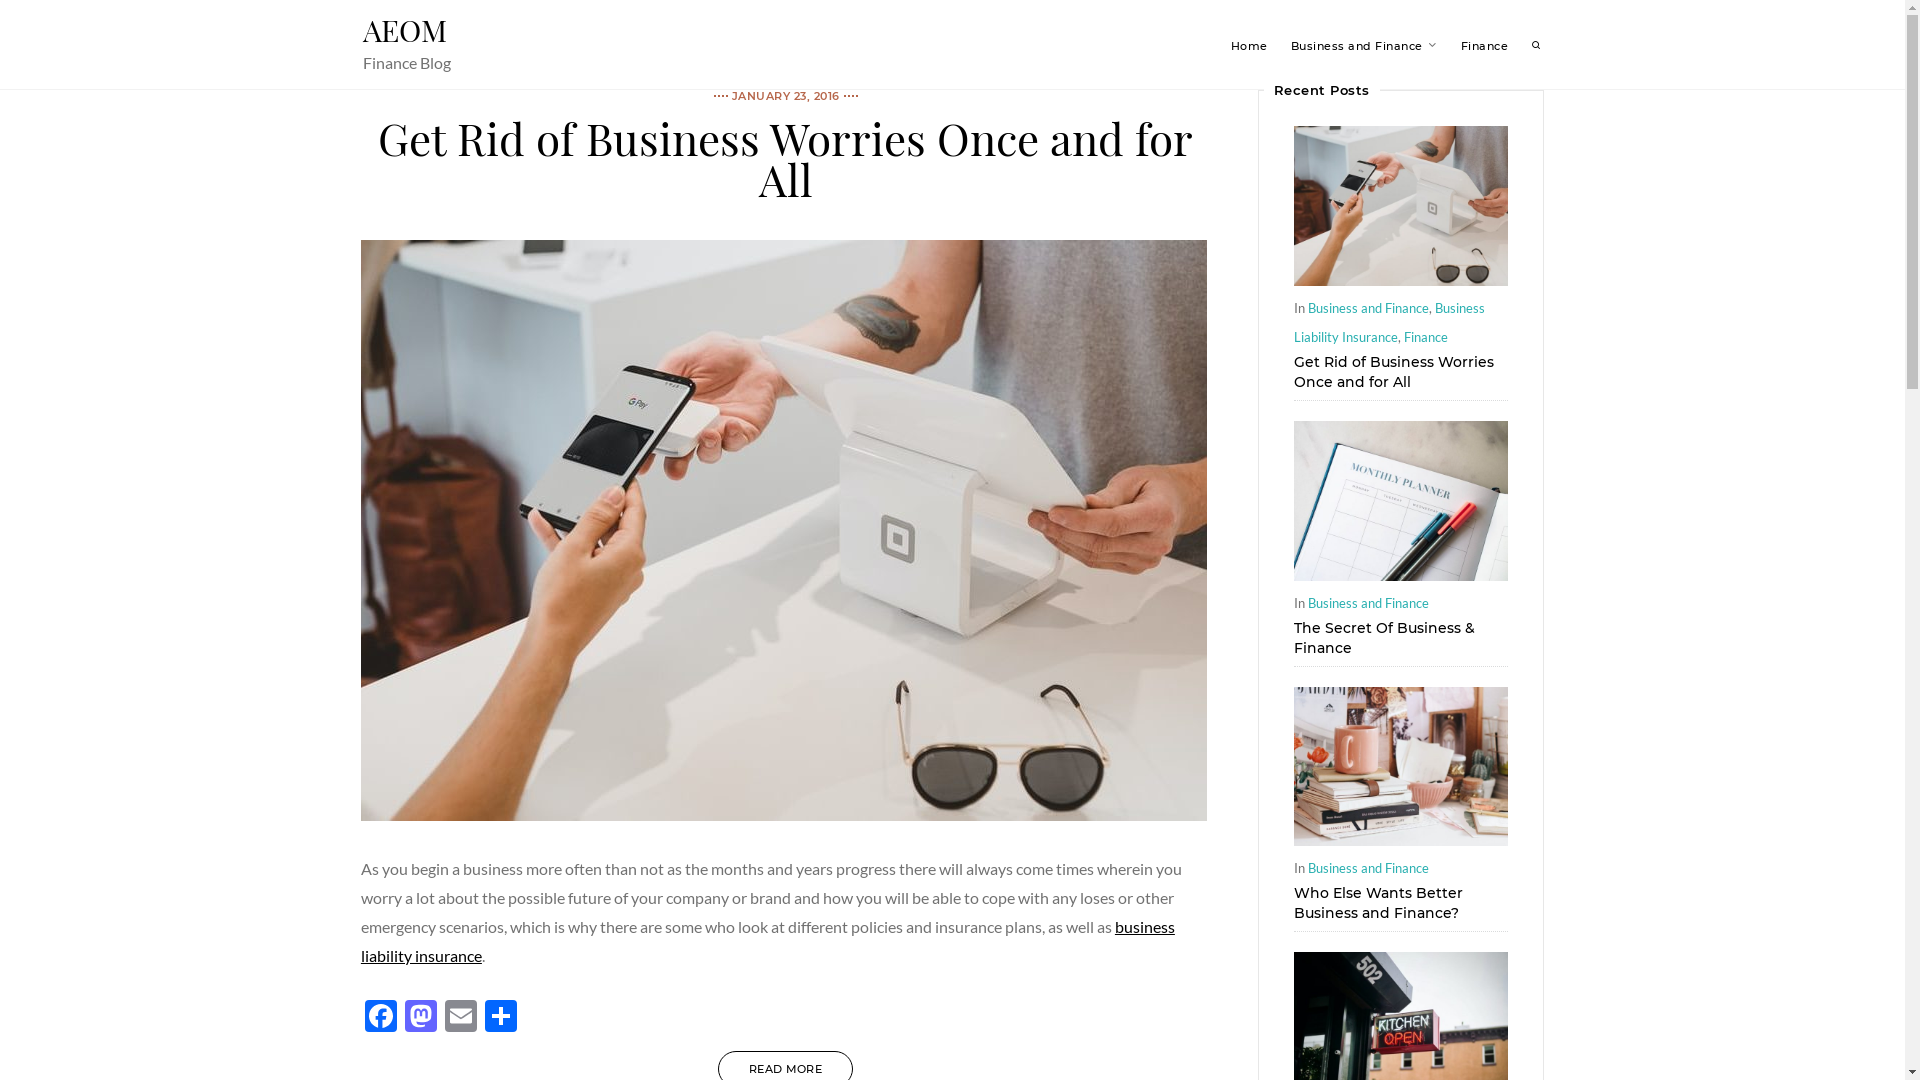 The width and height of the screenshot is (1920, 1080). What do you see at coordinates (420, 1018) in the screenshot?
I see `'Mastodon'` at bounding box center [420, 1018].